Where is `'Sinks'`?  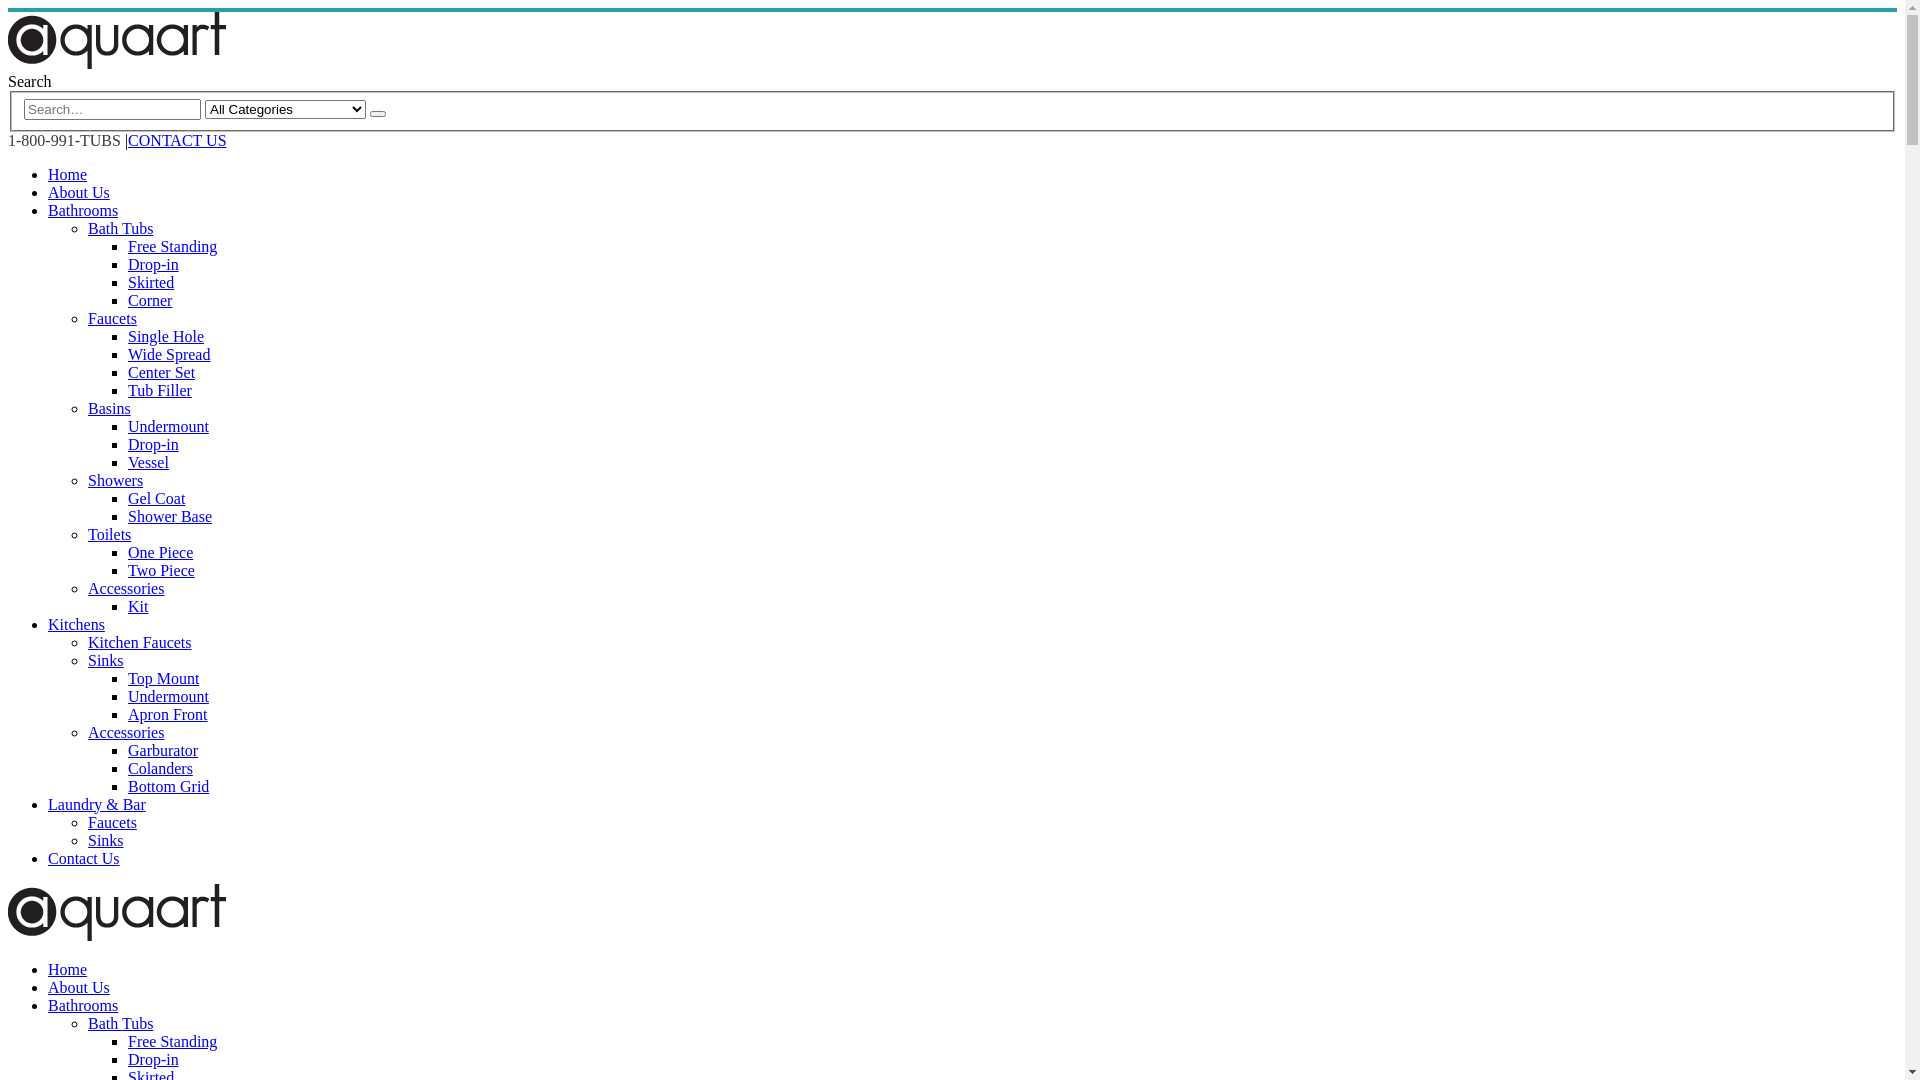
'Sinks' is located at coordinates (104, 840).